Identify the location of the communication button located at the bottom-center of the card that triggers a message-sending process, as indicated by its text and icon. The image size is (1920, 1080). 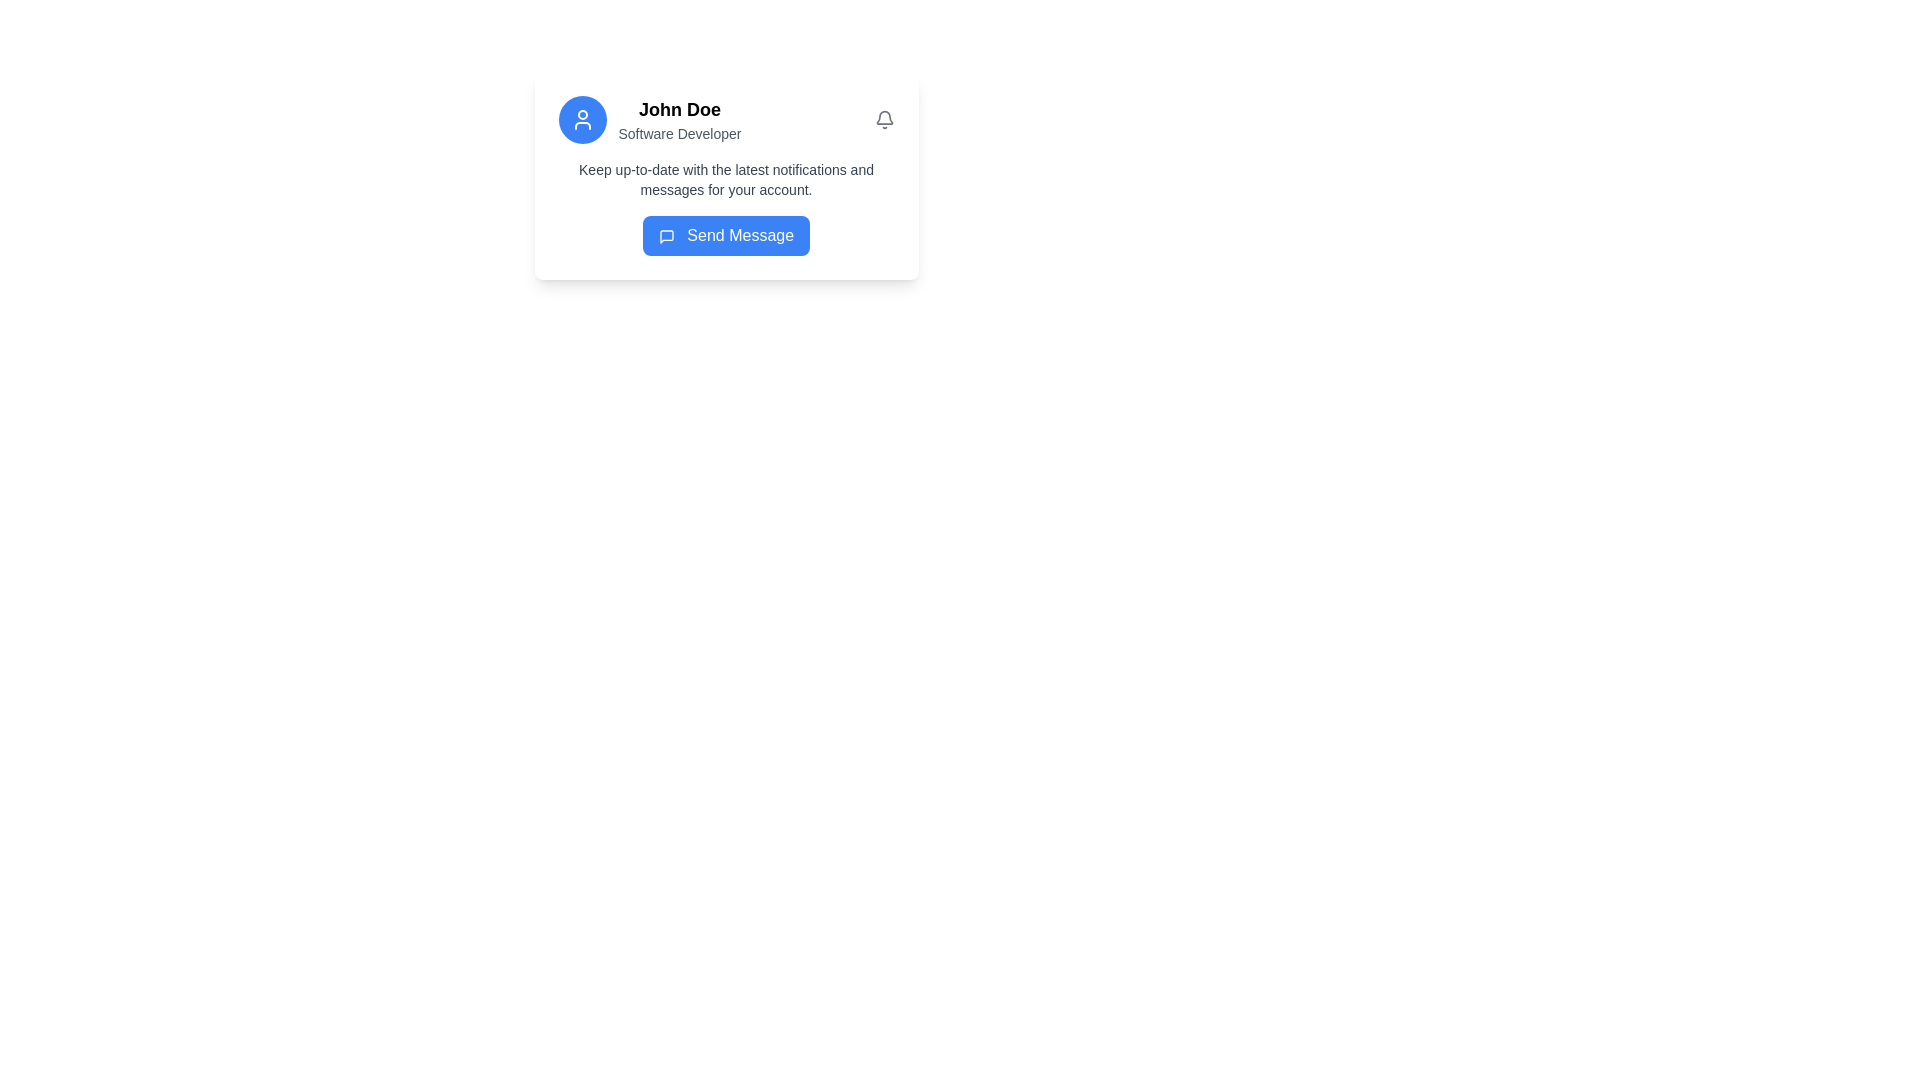
(725, 234).